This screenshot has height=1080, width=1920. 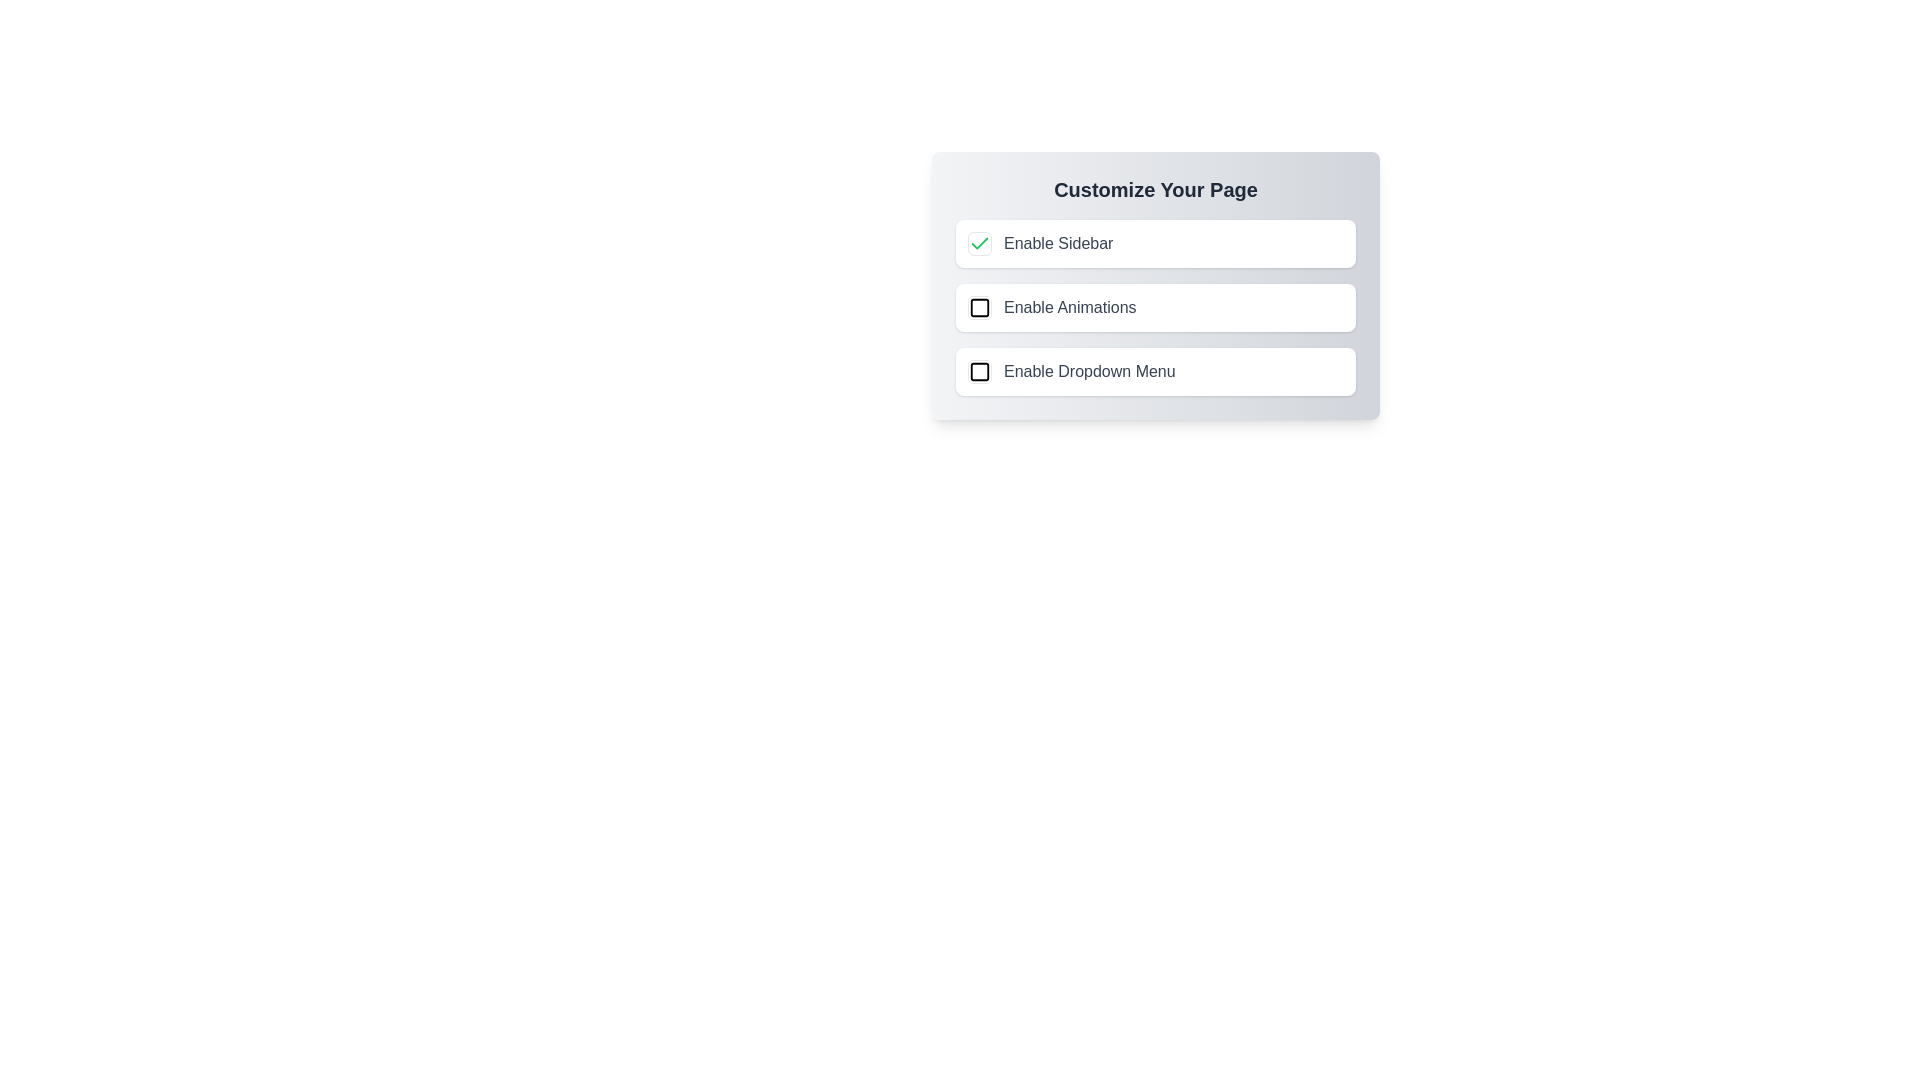 What do you see at coordinates (1156, 308) in the screenshot?
I see `the checkbox of the Toggle item that enables animations` at bounding box center [1156, 308].